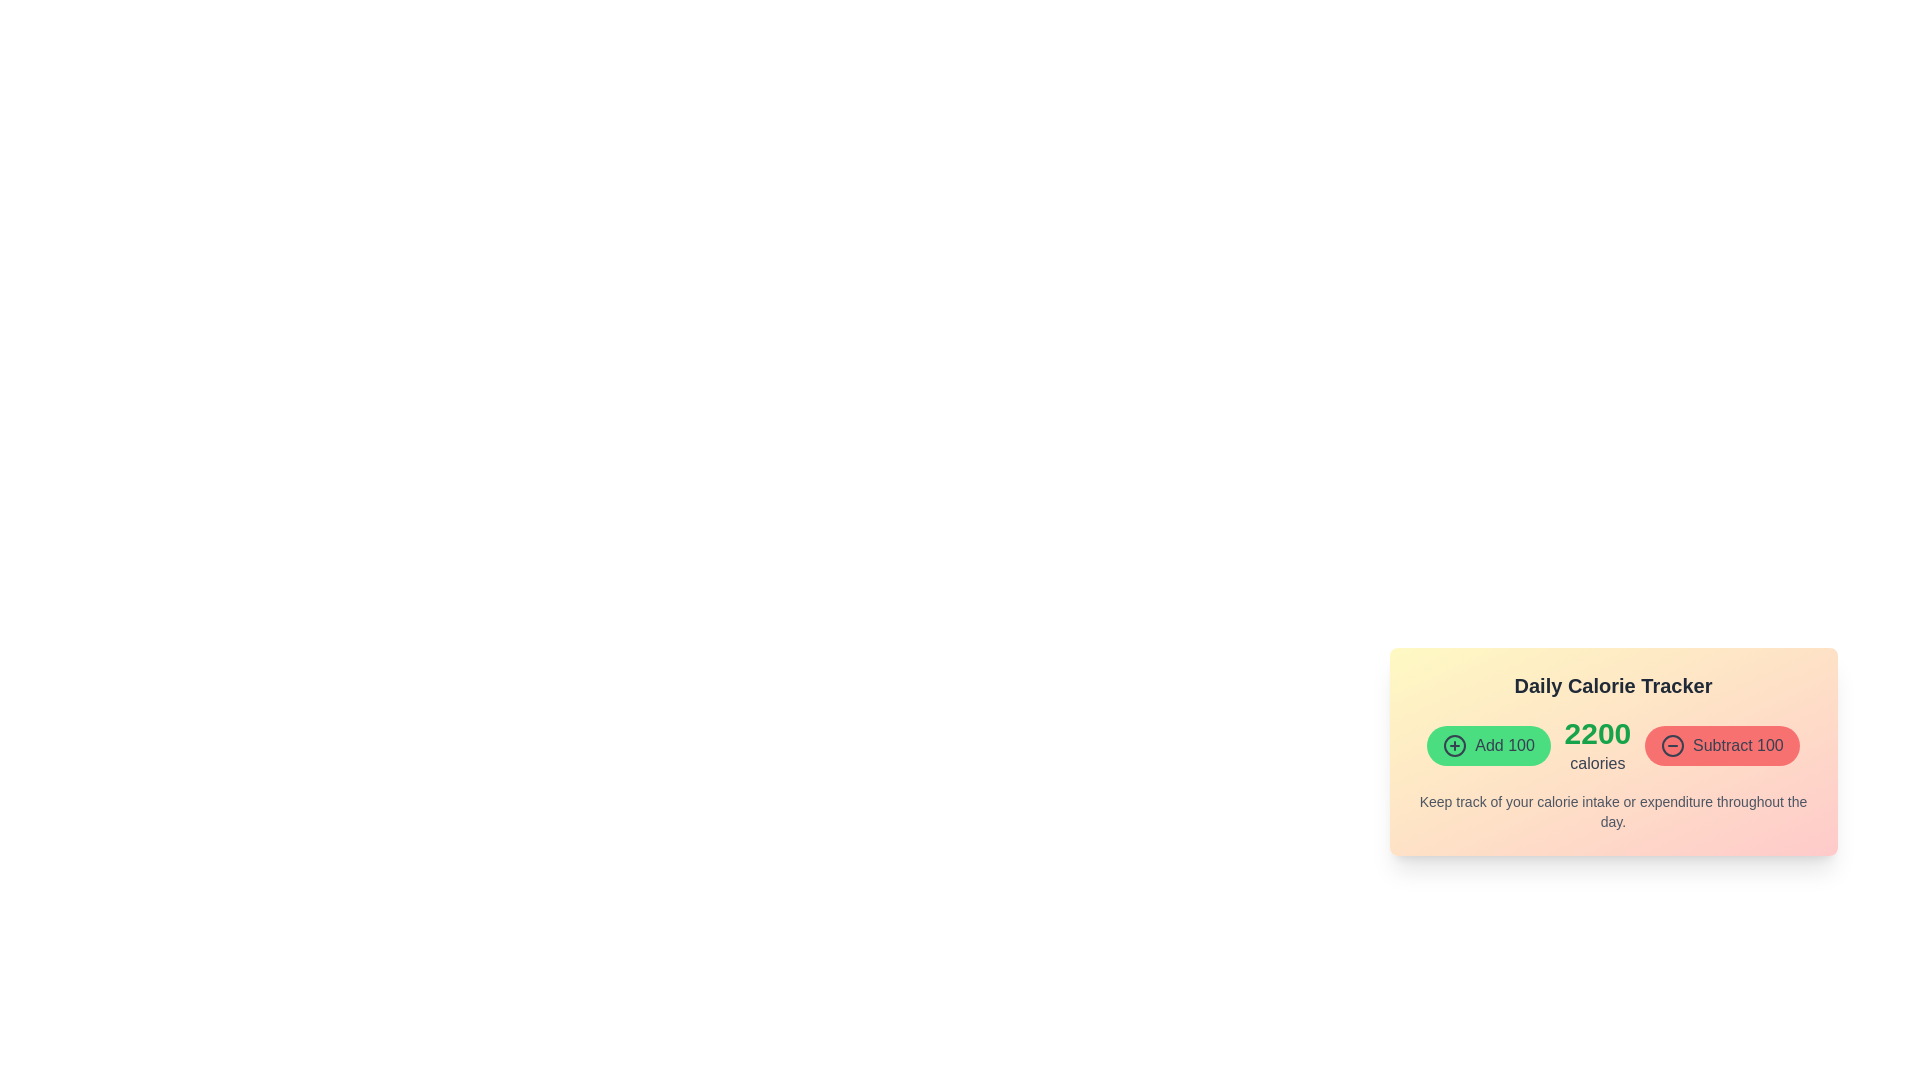 This screenshot has width=1920, height=1080. What do you see at coordinates (1673, 745) in the screenshot?
I see `the circular vector graphic that enhances the 'Subtract 100' button, positioned centrally within the button component` at bounding box center [1673, 745].